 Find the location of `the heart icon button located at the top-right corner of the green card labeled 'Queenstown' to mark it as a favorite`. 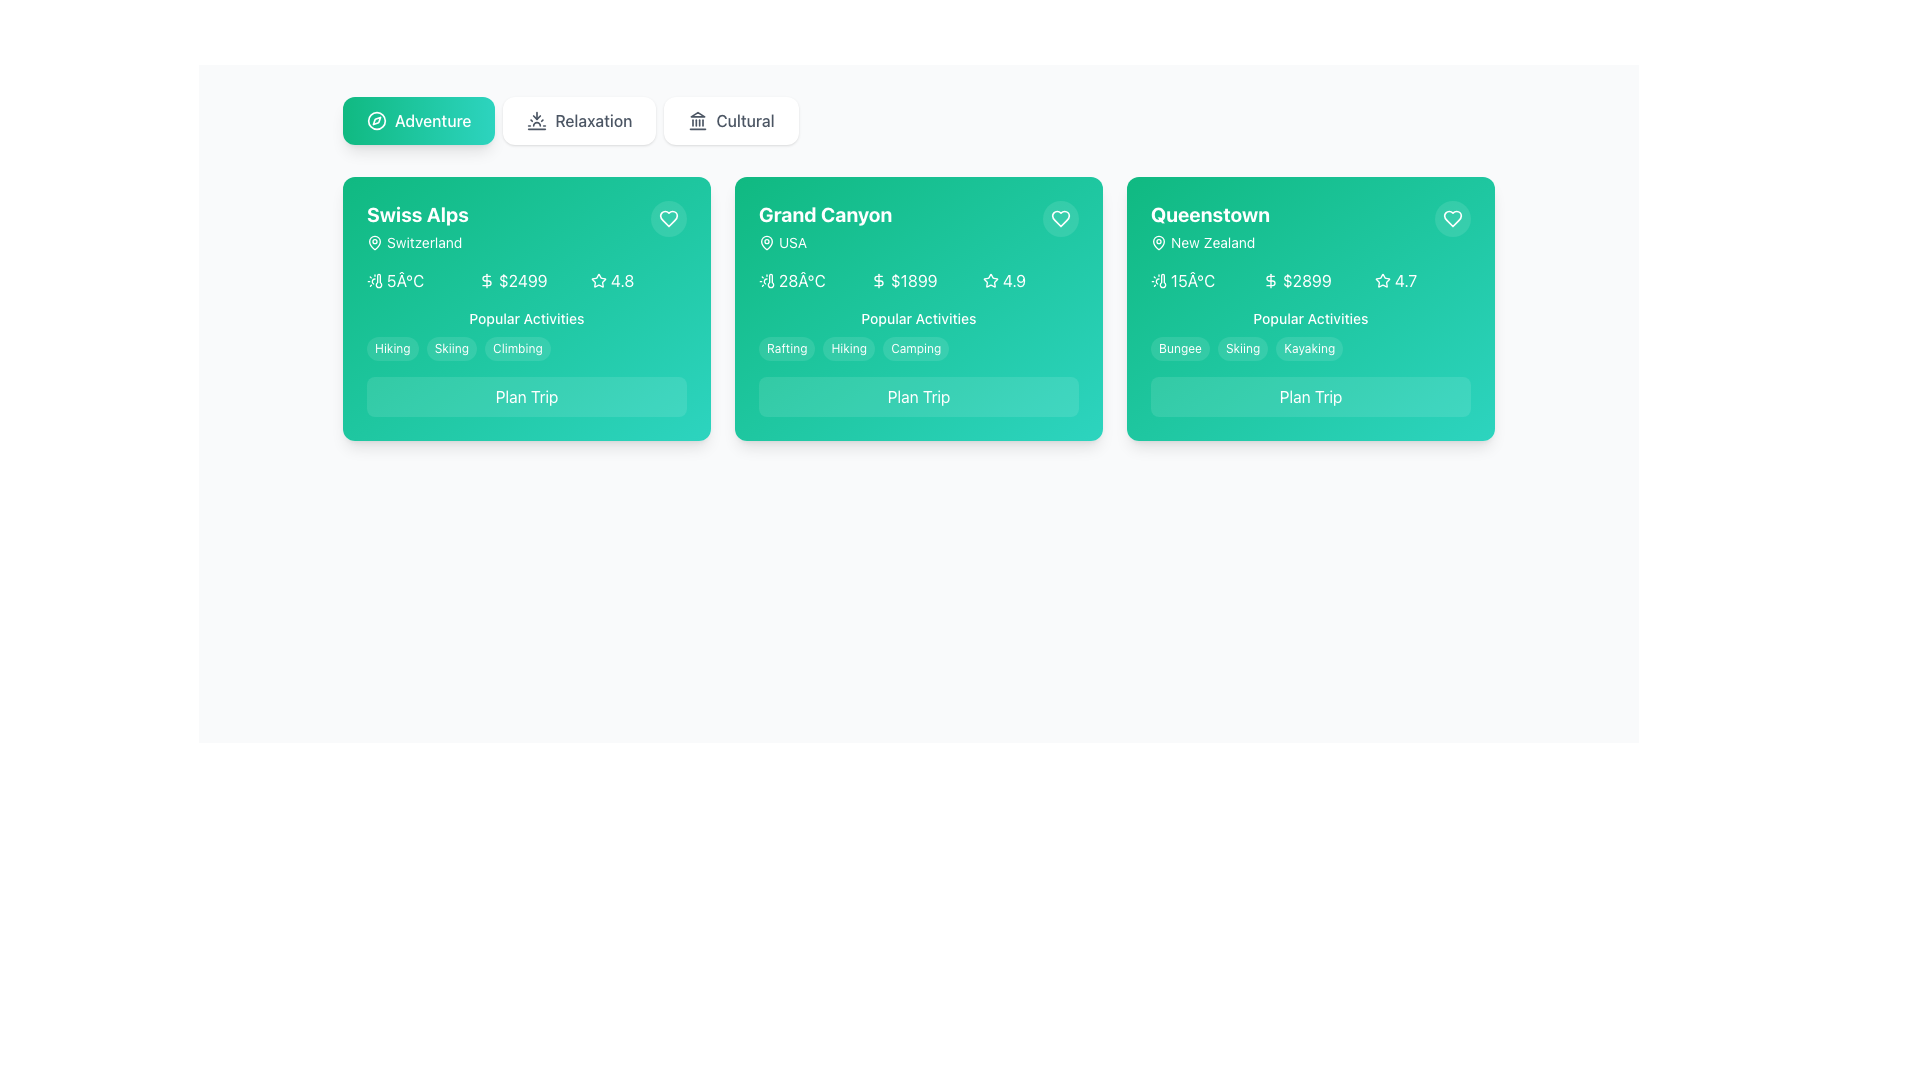

the heart icon button located at the top-right corner of the green card labeled 'Queenstown' to mark it as a favorite is located at coordinates (1453, 219).